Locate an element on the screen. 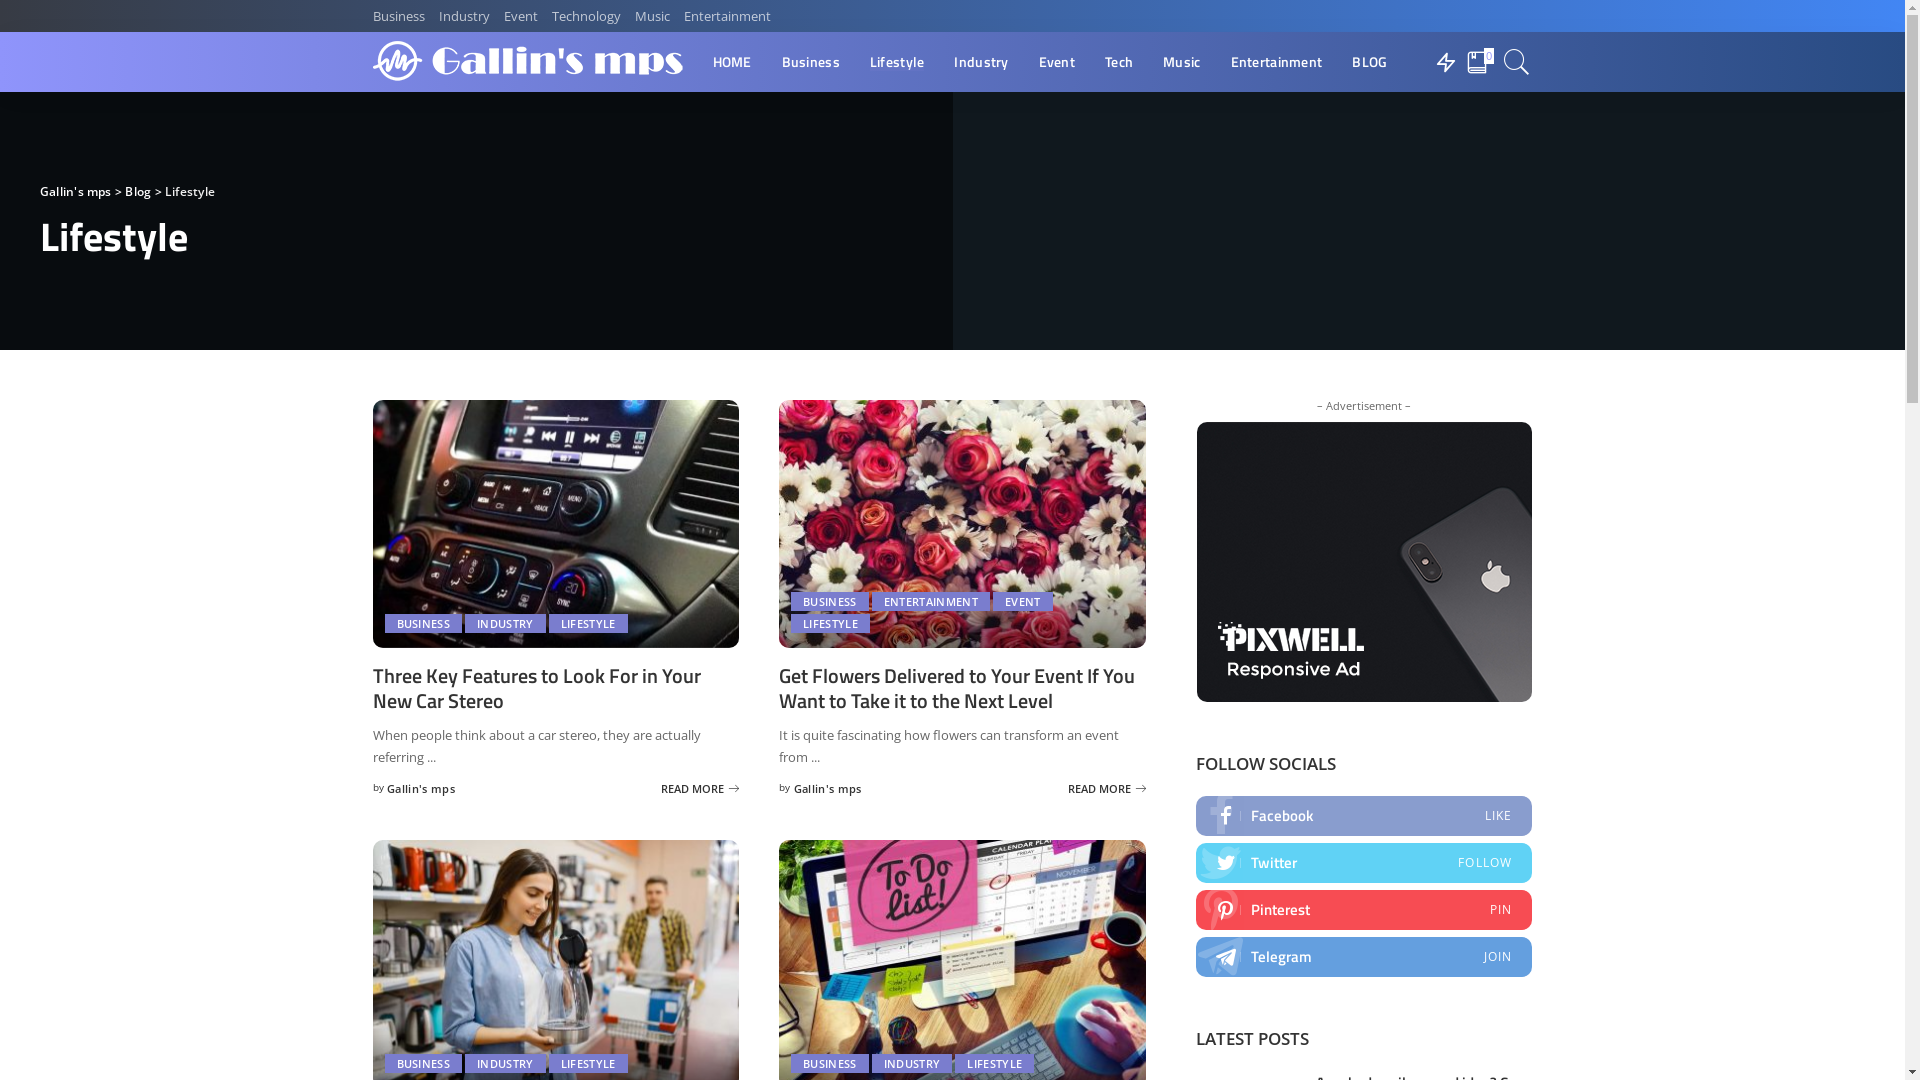  'Entertainment' is located at coordinates (676, 16).